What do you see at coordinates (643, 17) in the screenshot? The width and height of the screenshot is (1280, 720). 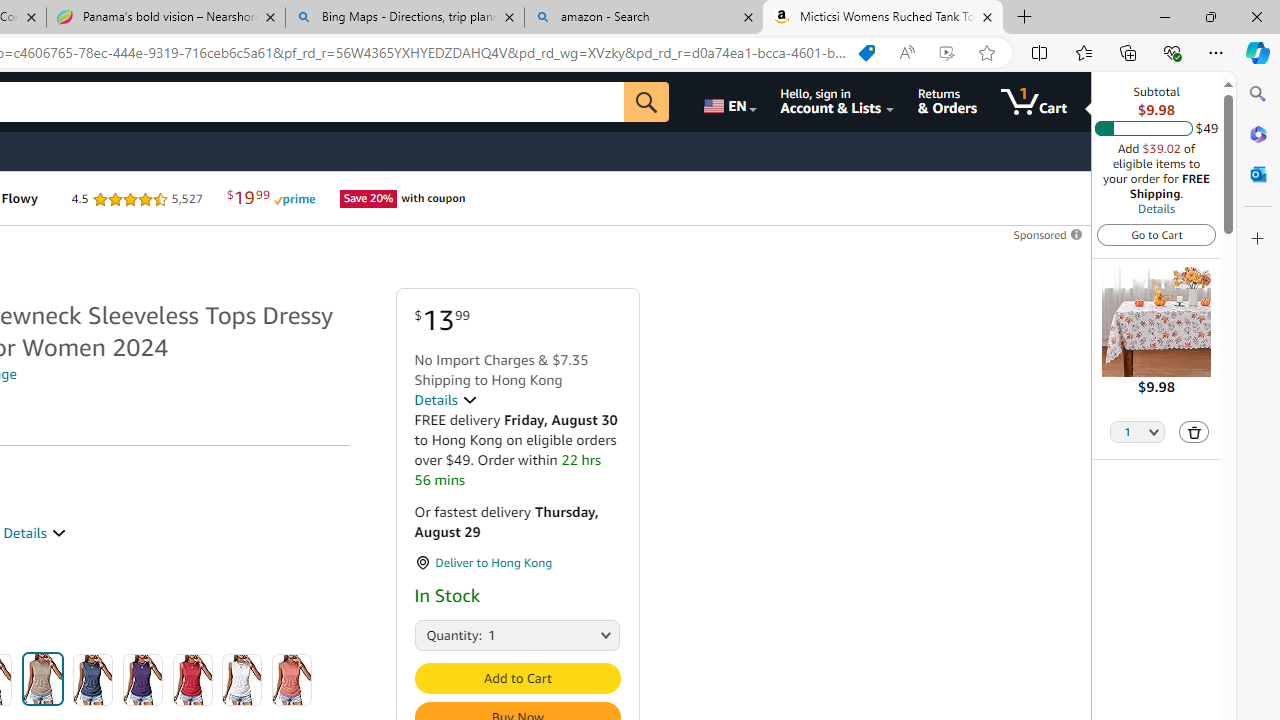 I see `'amazon - Search'` at bounding box center [643, 17].